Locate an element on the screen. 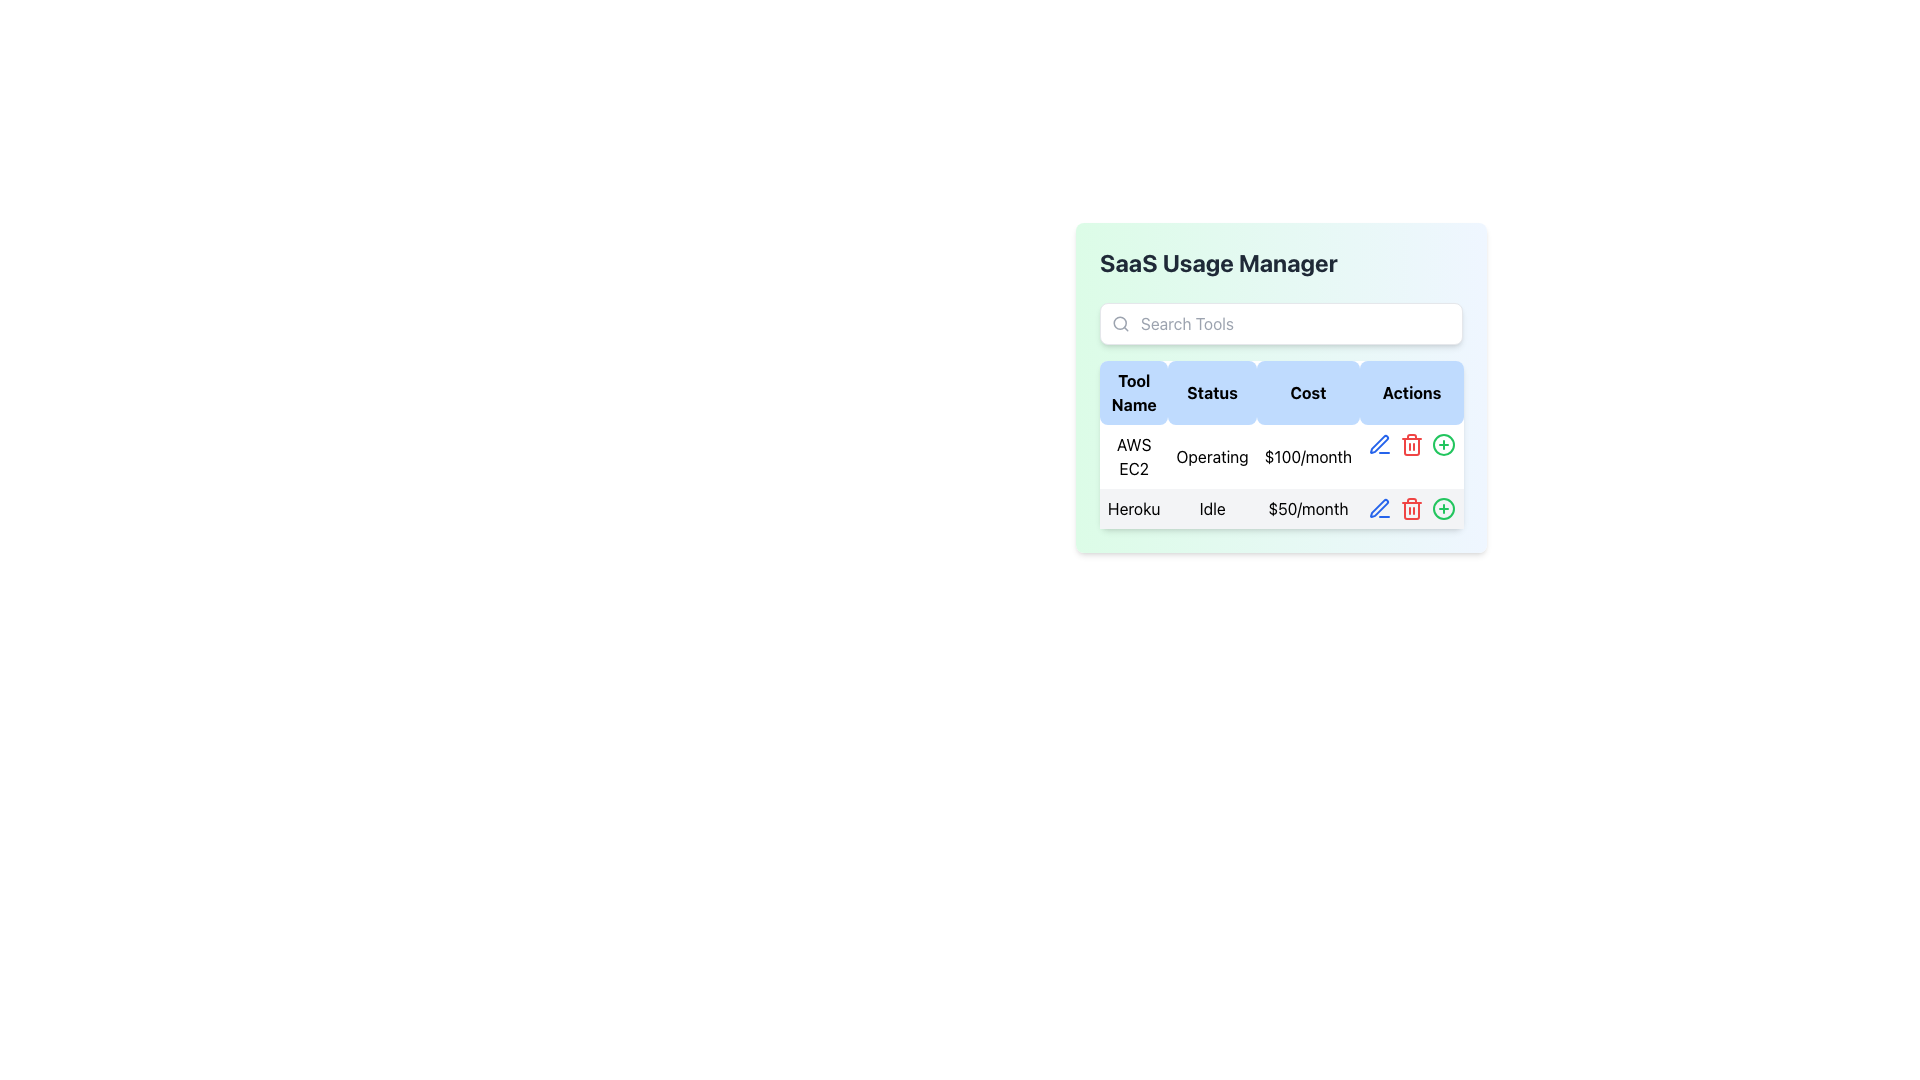  the cells of the Data Table that lists tools and their attributes, including headers like 'Tool Name', 'Status', 'Cost', and 'Actions' is located at coordinates (1281, 443).